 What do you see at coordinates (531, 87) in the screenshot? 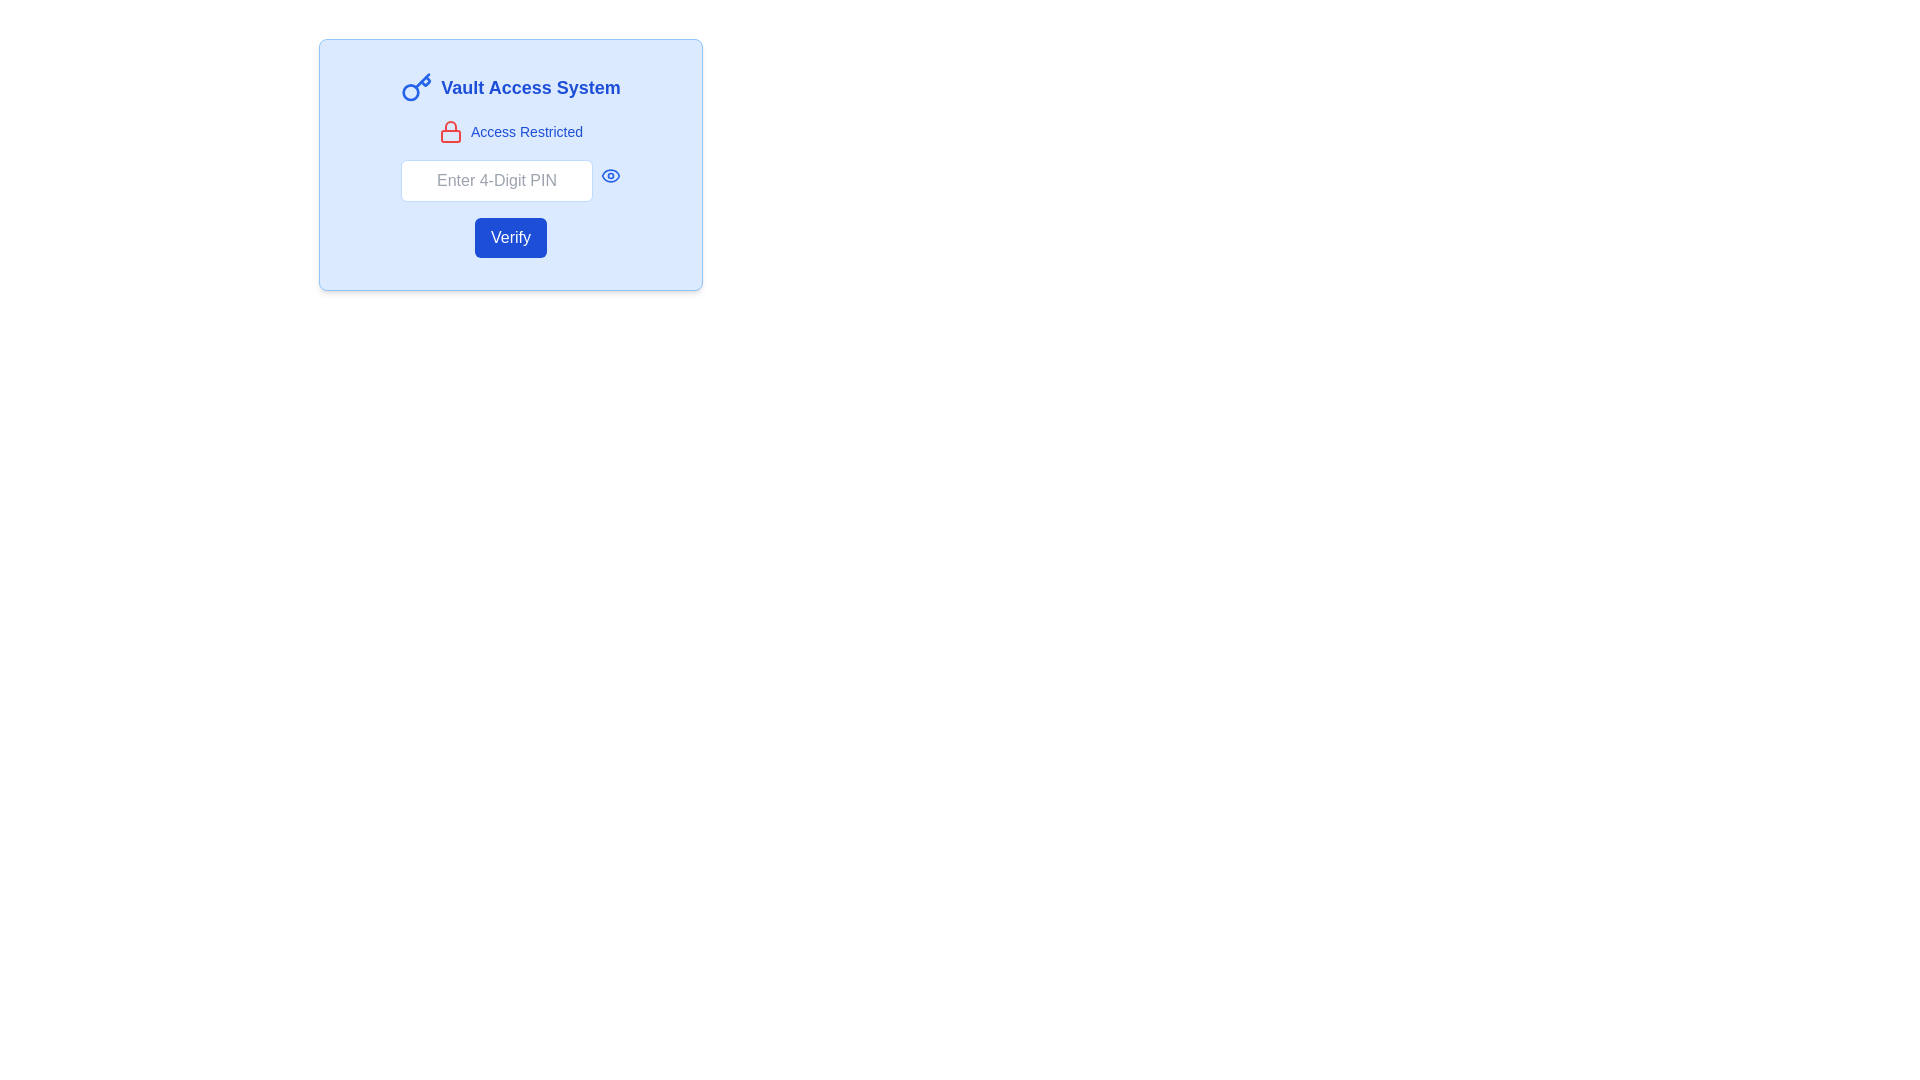
I see `the bold, blue text label displaying 'Vault Access System', which is prominently positioned at the center-top of the interface` at bounding box center [531, 87].